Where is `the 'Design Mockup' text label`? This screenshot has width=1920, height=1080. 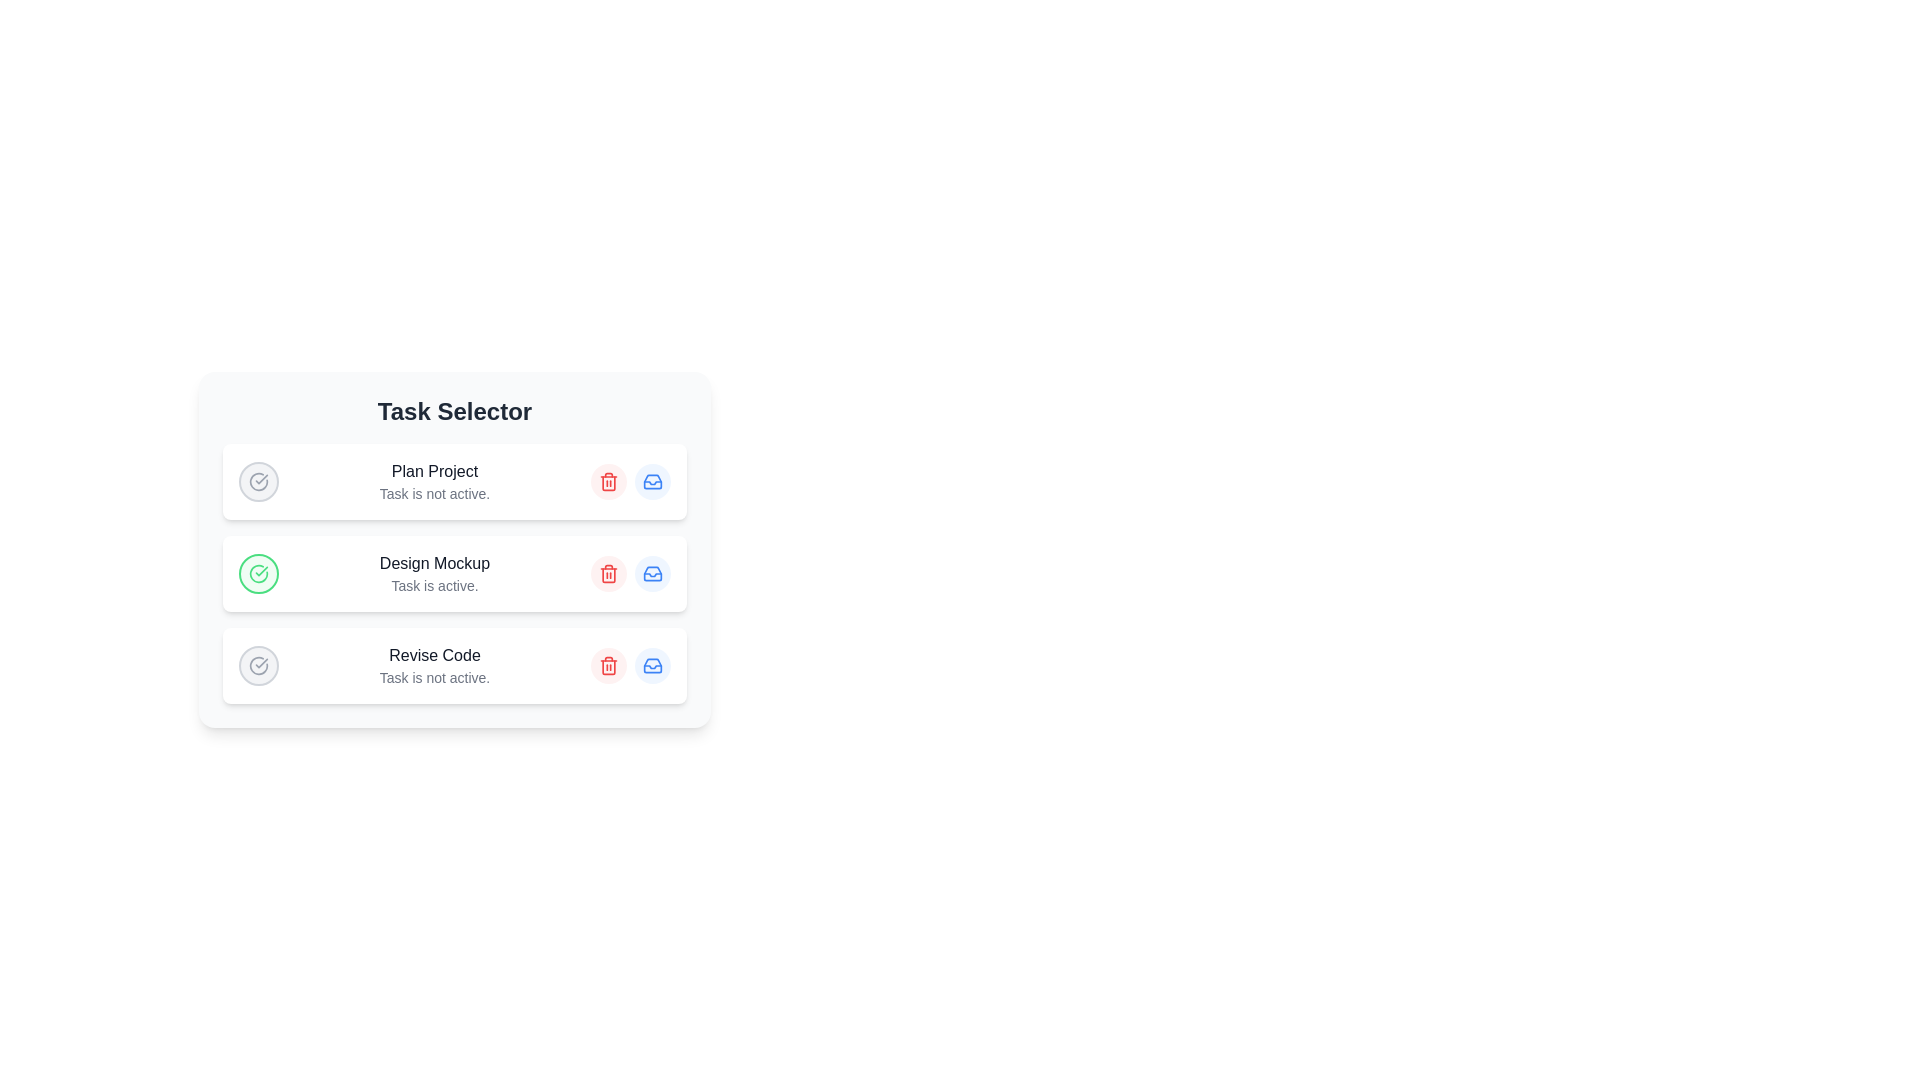 the 'Design Mockup' text label is located at coordinates (434, 563).